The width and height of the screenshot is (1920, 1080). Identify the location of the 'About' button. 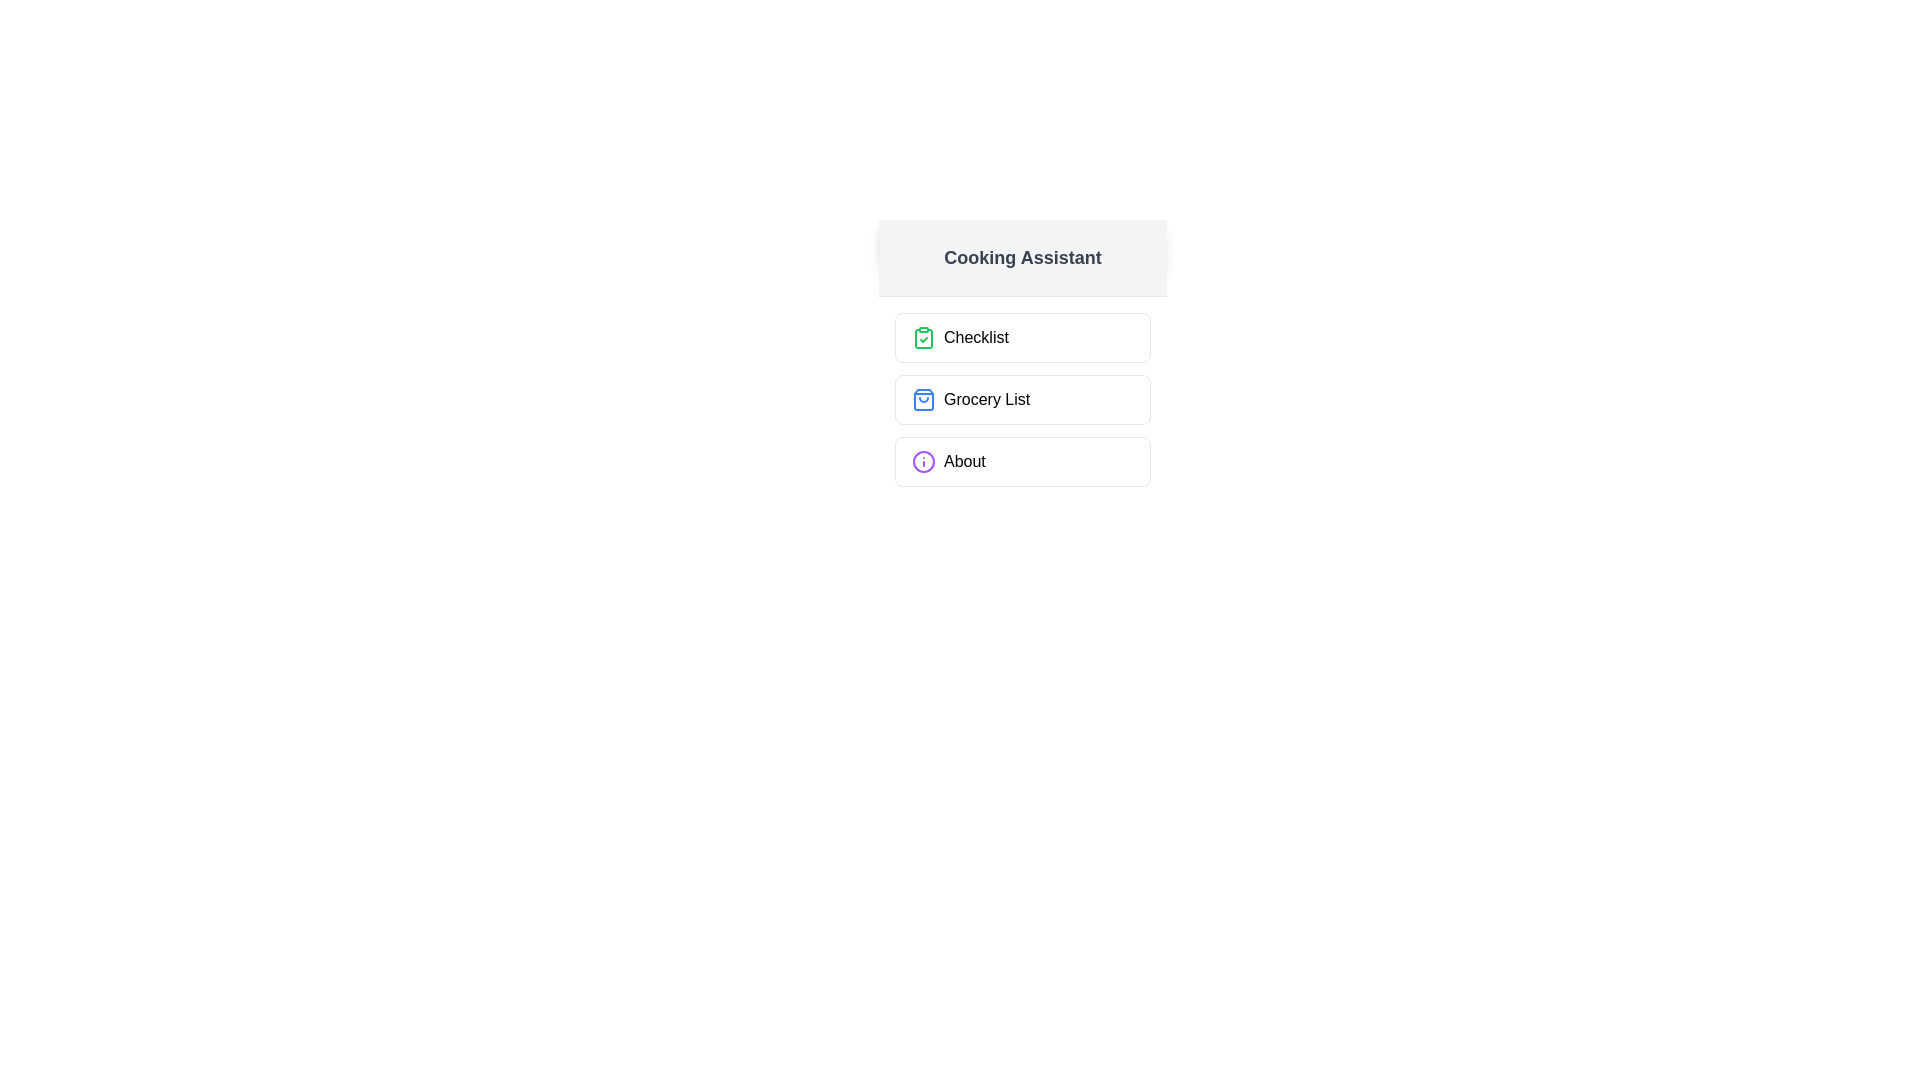
(1022, 462).